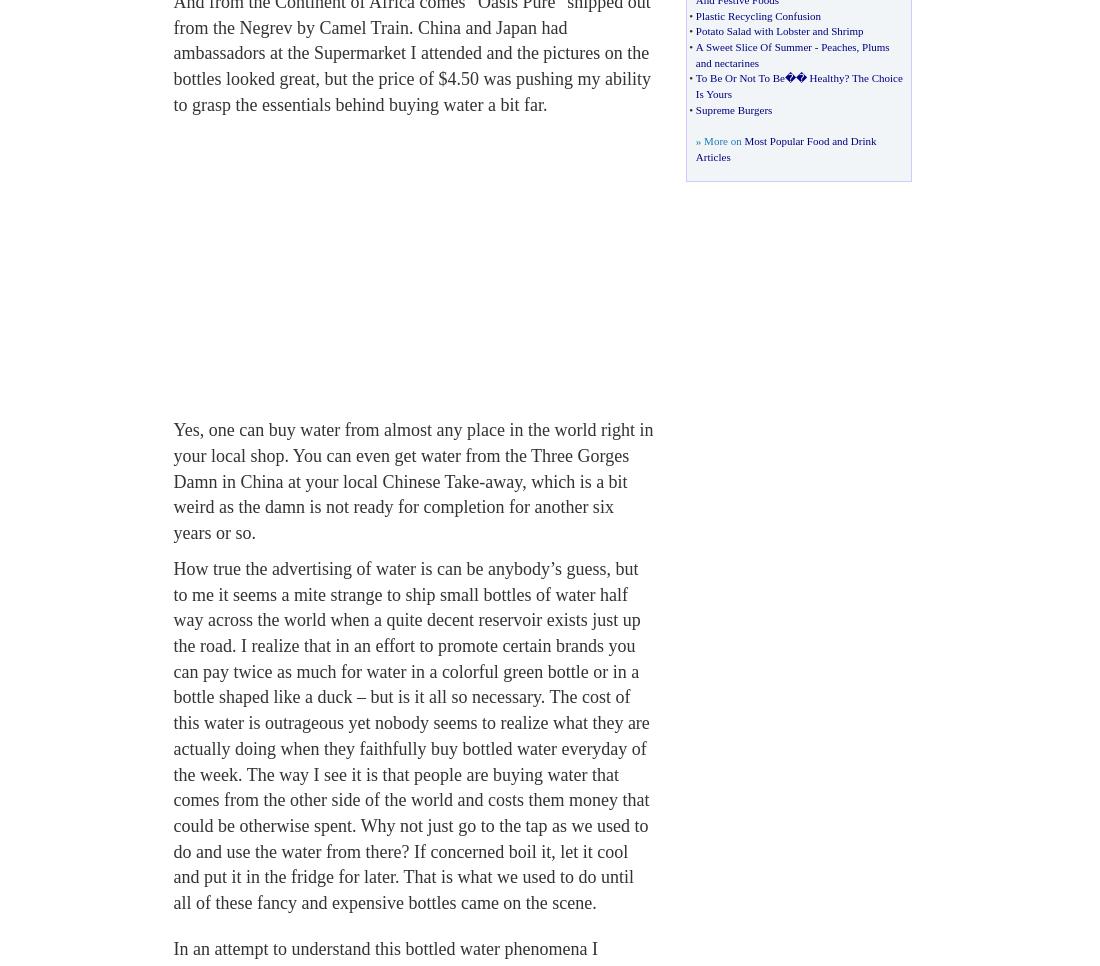 The height and width of the screenshot is (966, 1100). What do you see at coordinates (732, 108) in the screenshot?
I see `'Supreme Burgers'` at bounding box center [732, 108].